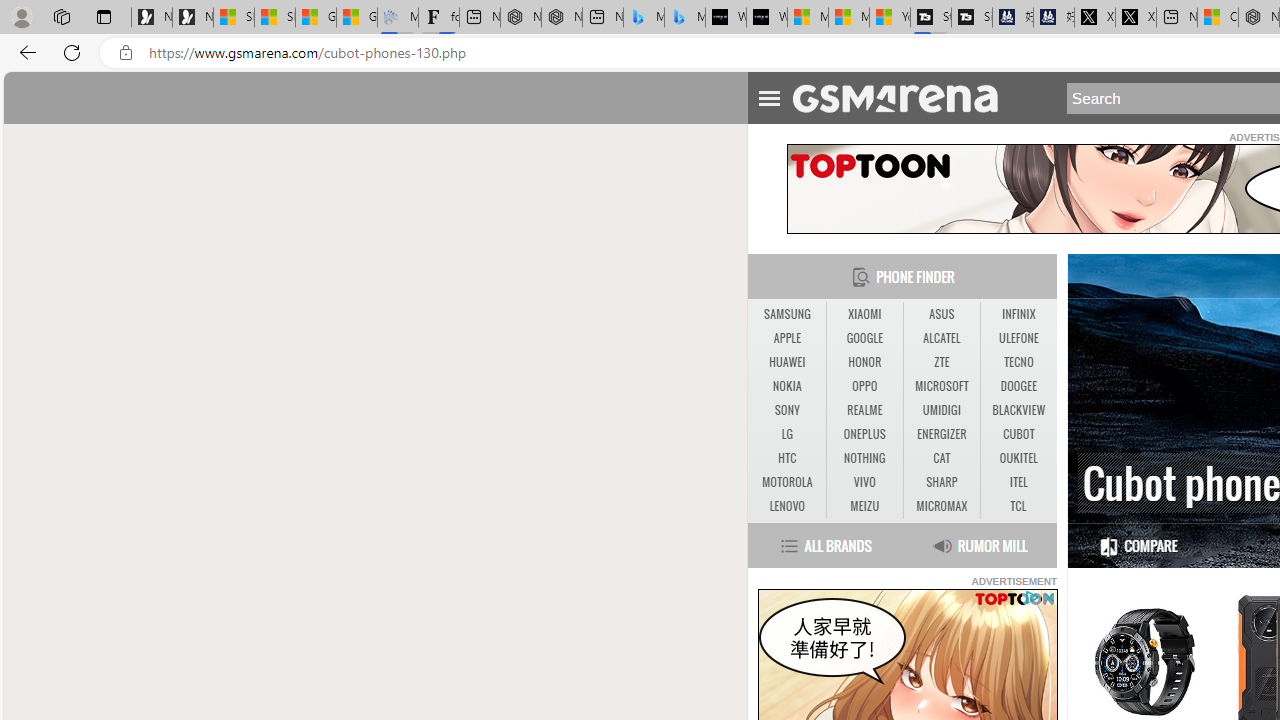 This screenshot has height=720, width=1280. Describe the element at coordinates (941, 458) in the screenshot. I see `'CAT'` at that location.